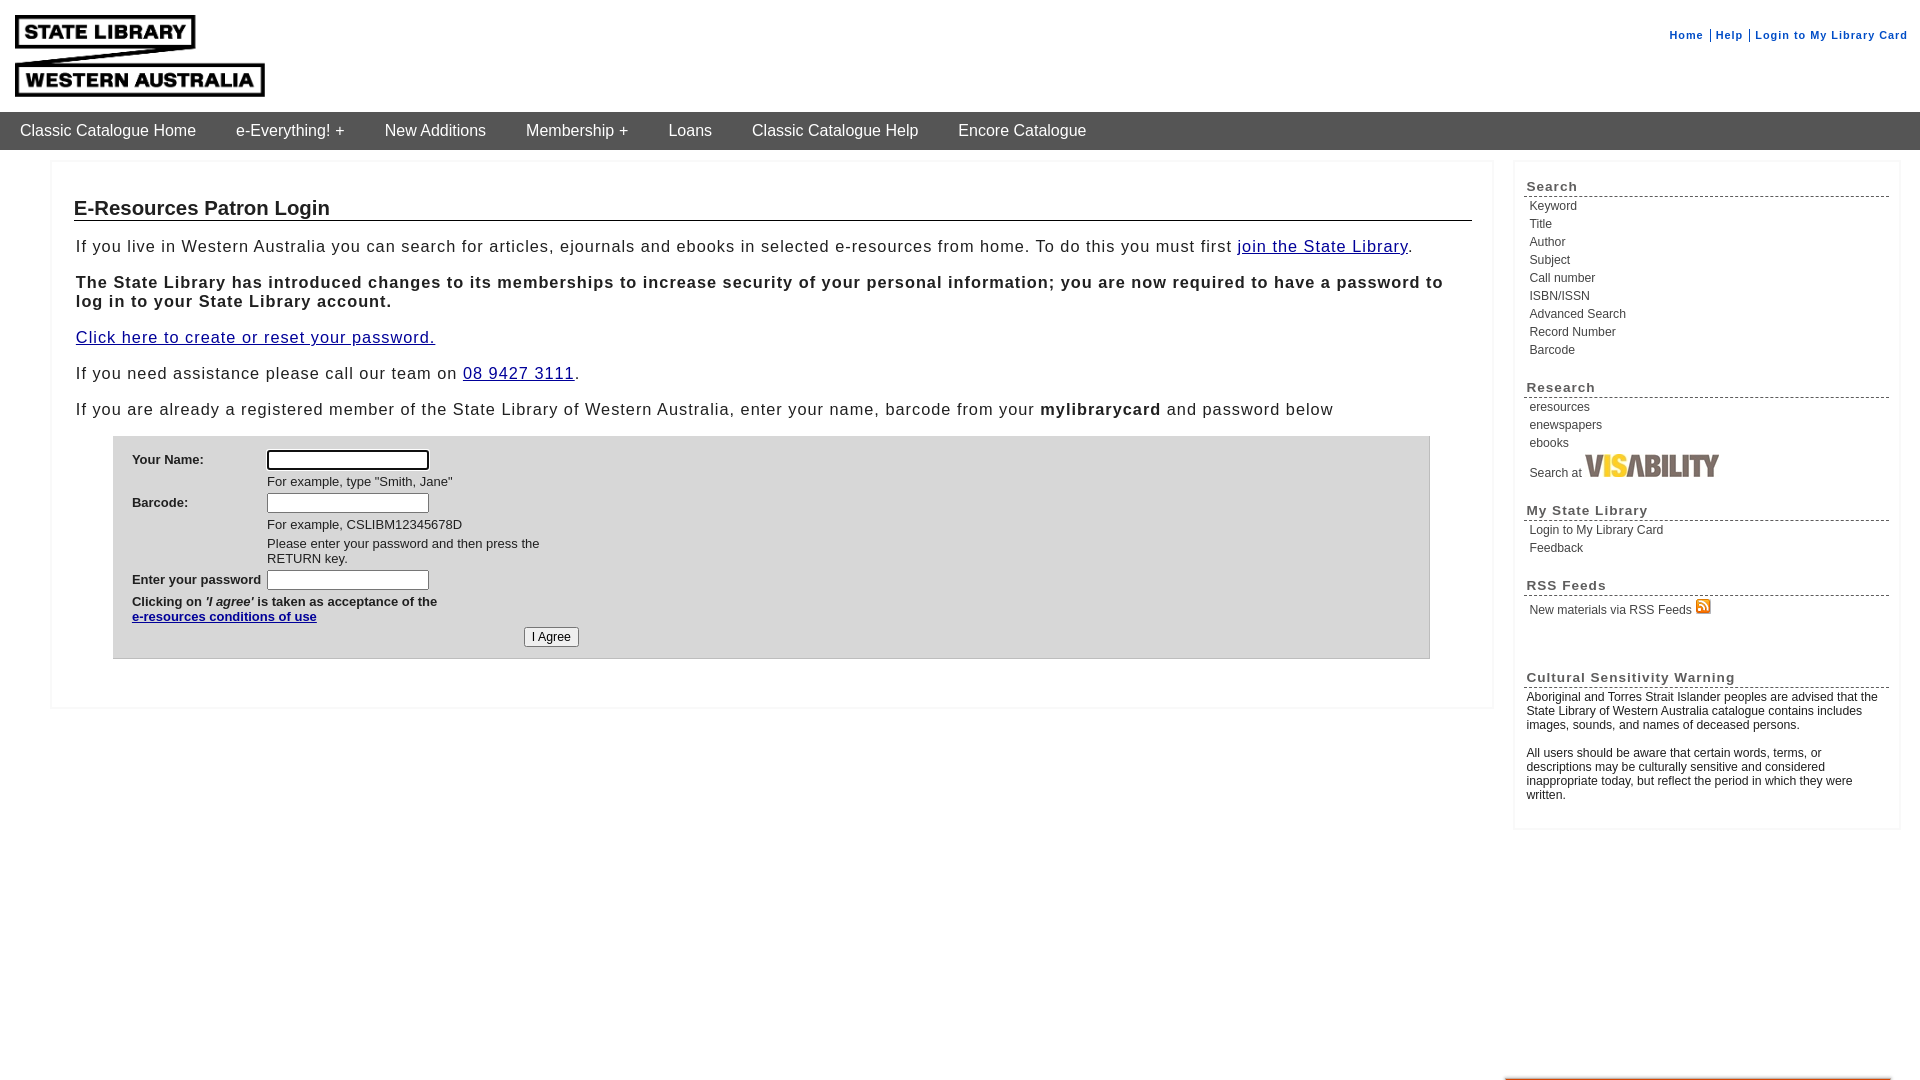  Describe the element at coordinates (254, 335) in the screenshot. I see `'Click here to create or reset your password.'` at that location.